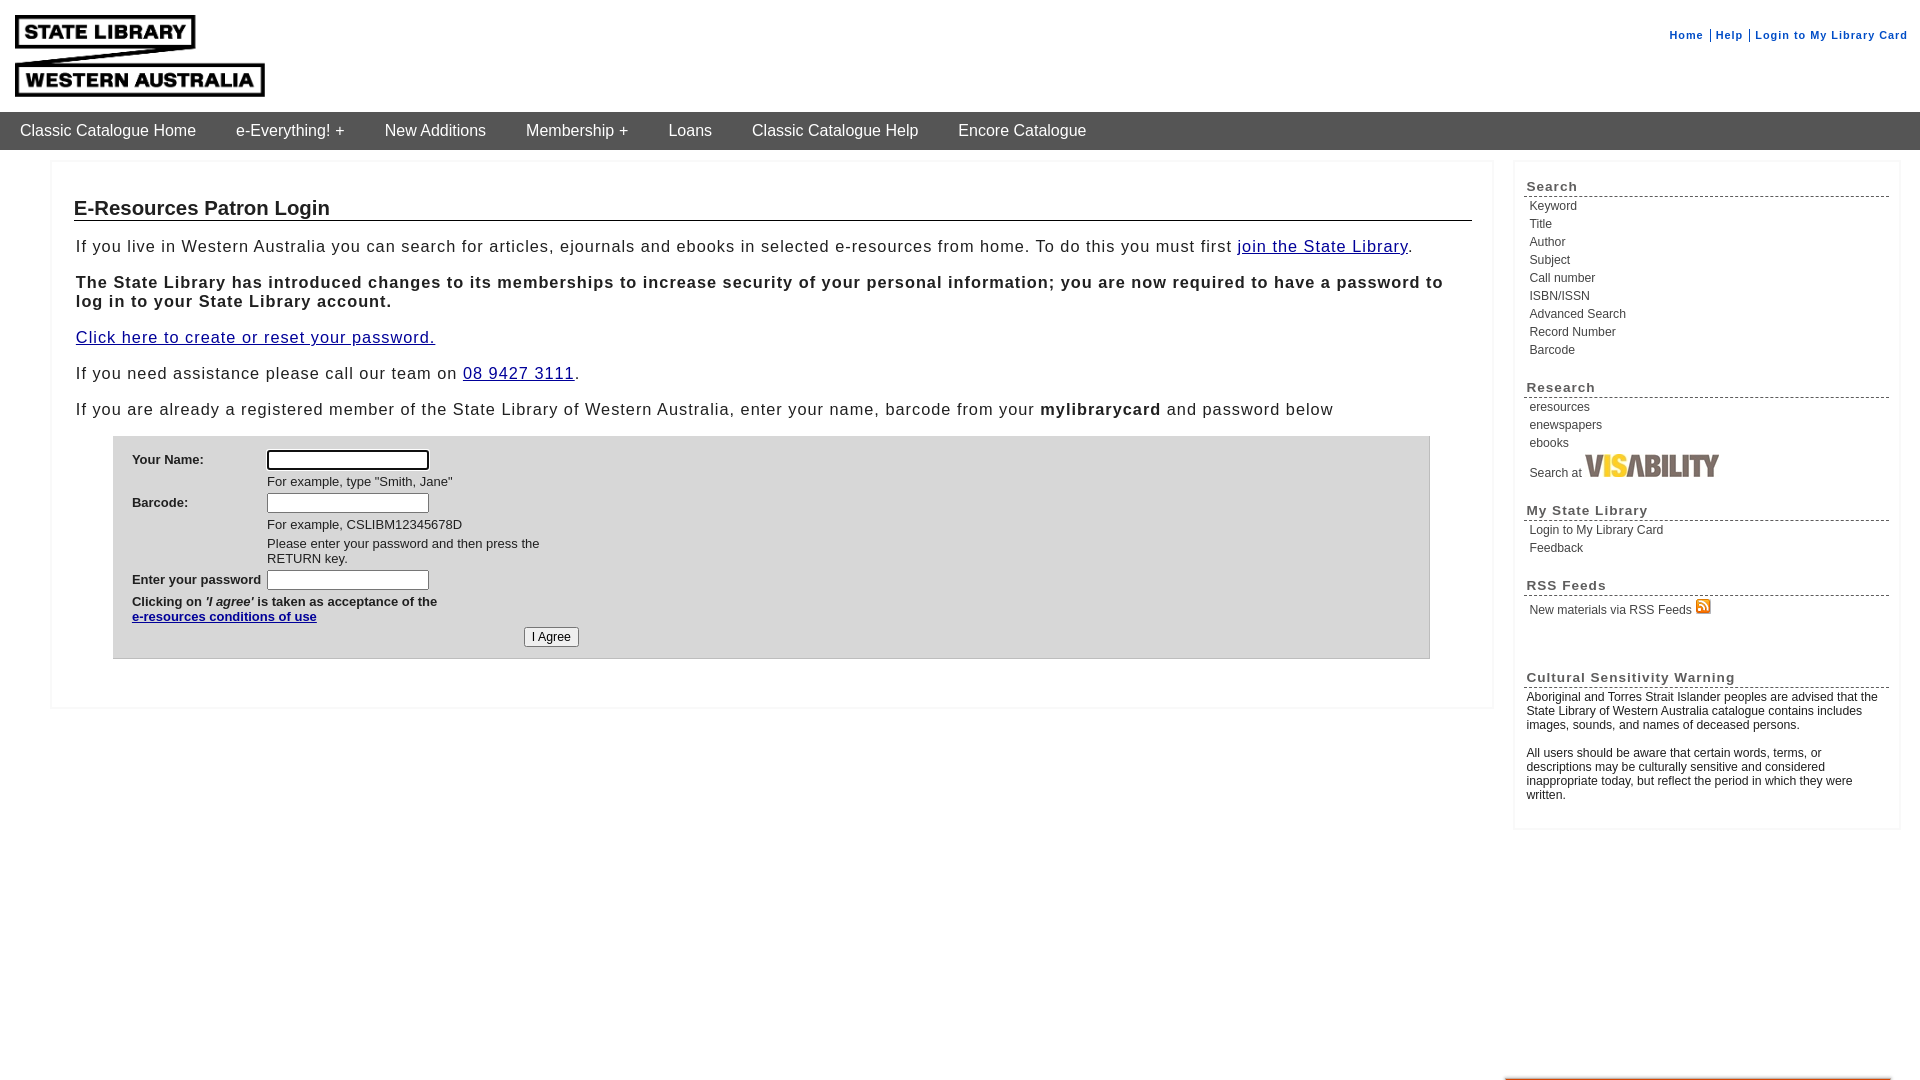  Describe the element at coordinates (254, 335) in the screenshot. I see `'Click here to create or reset your password.'` at that location.